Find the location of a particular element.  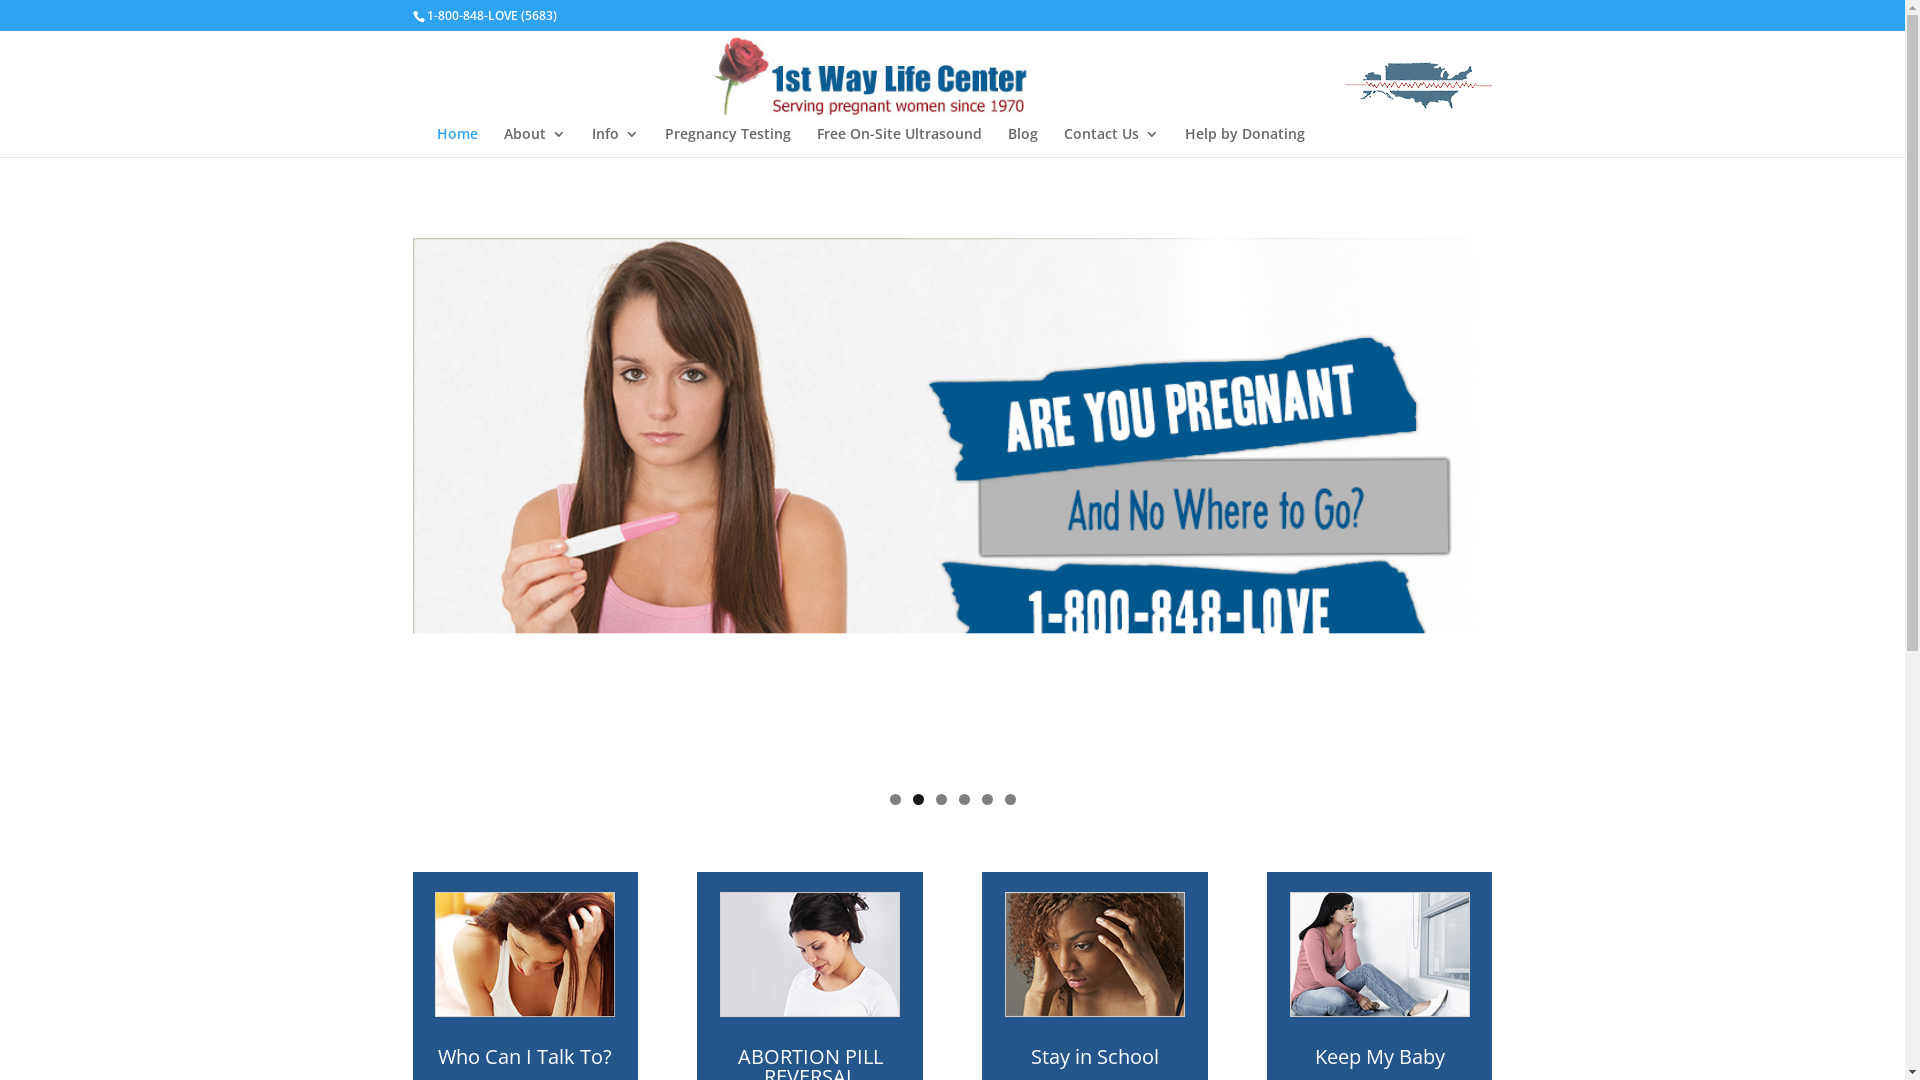

'1' is located at coordinates (894, 798).